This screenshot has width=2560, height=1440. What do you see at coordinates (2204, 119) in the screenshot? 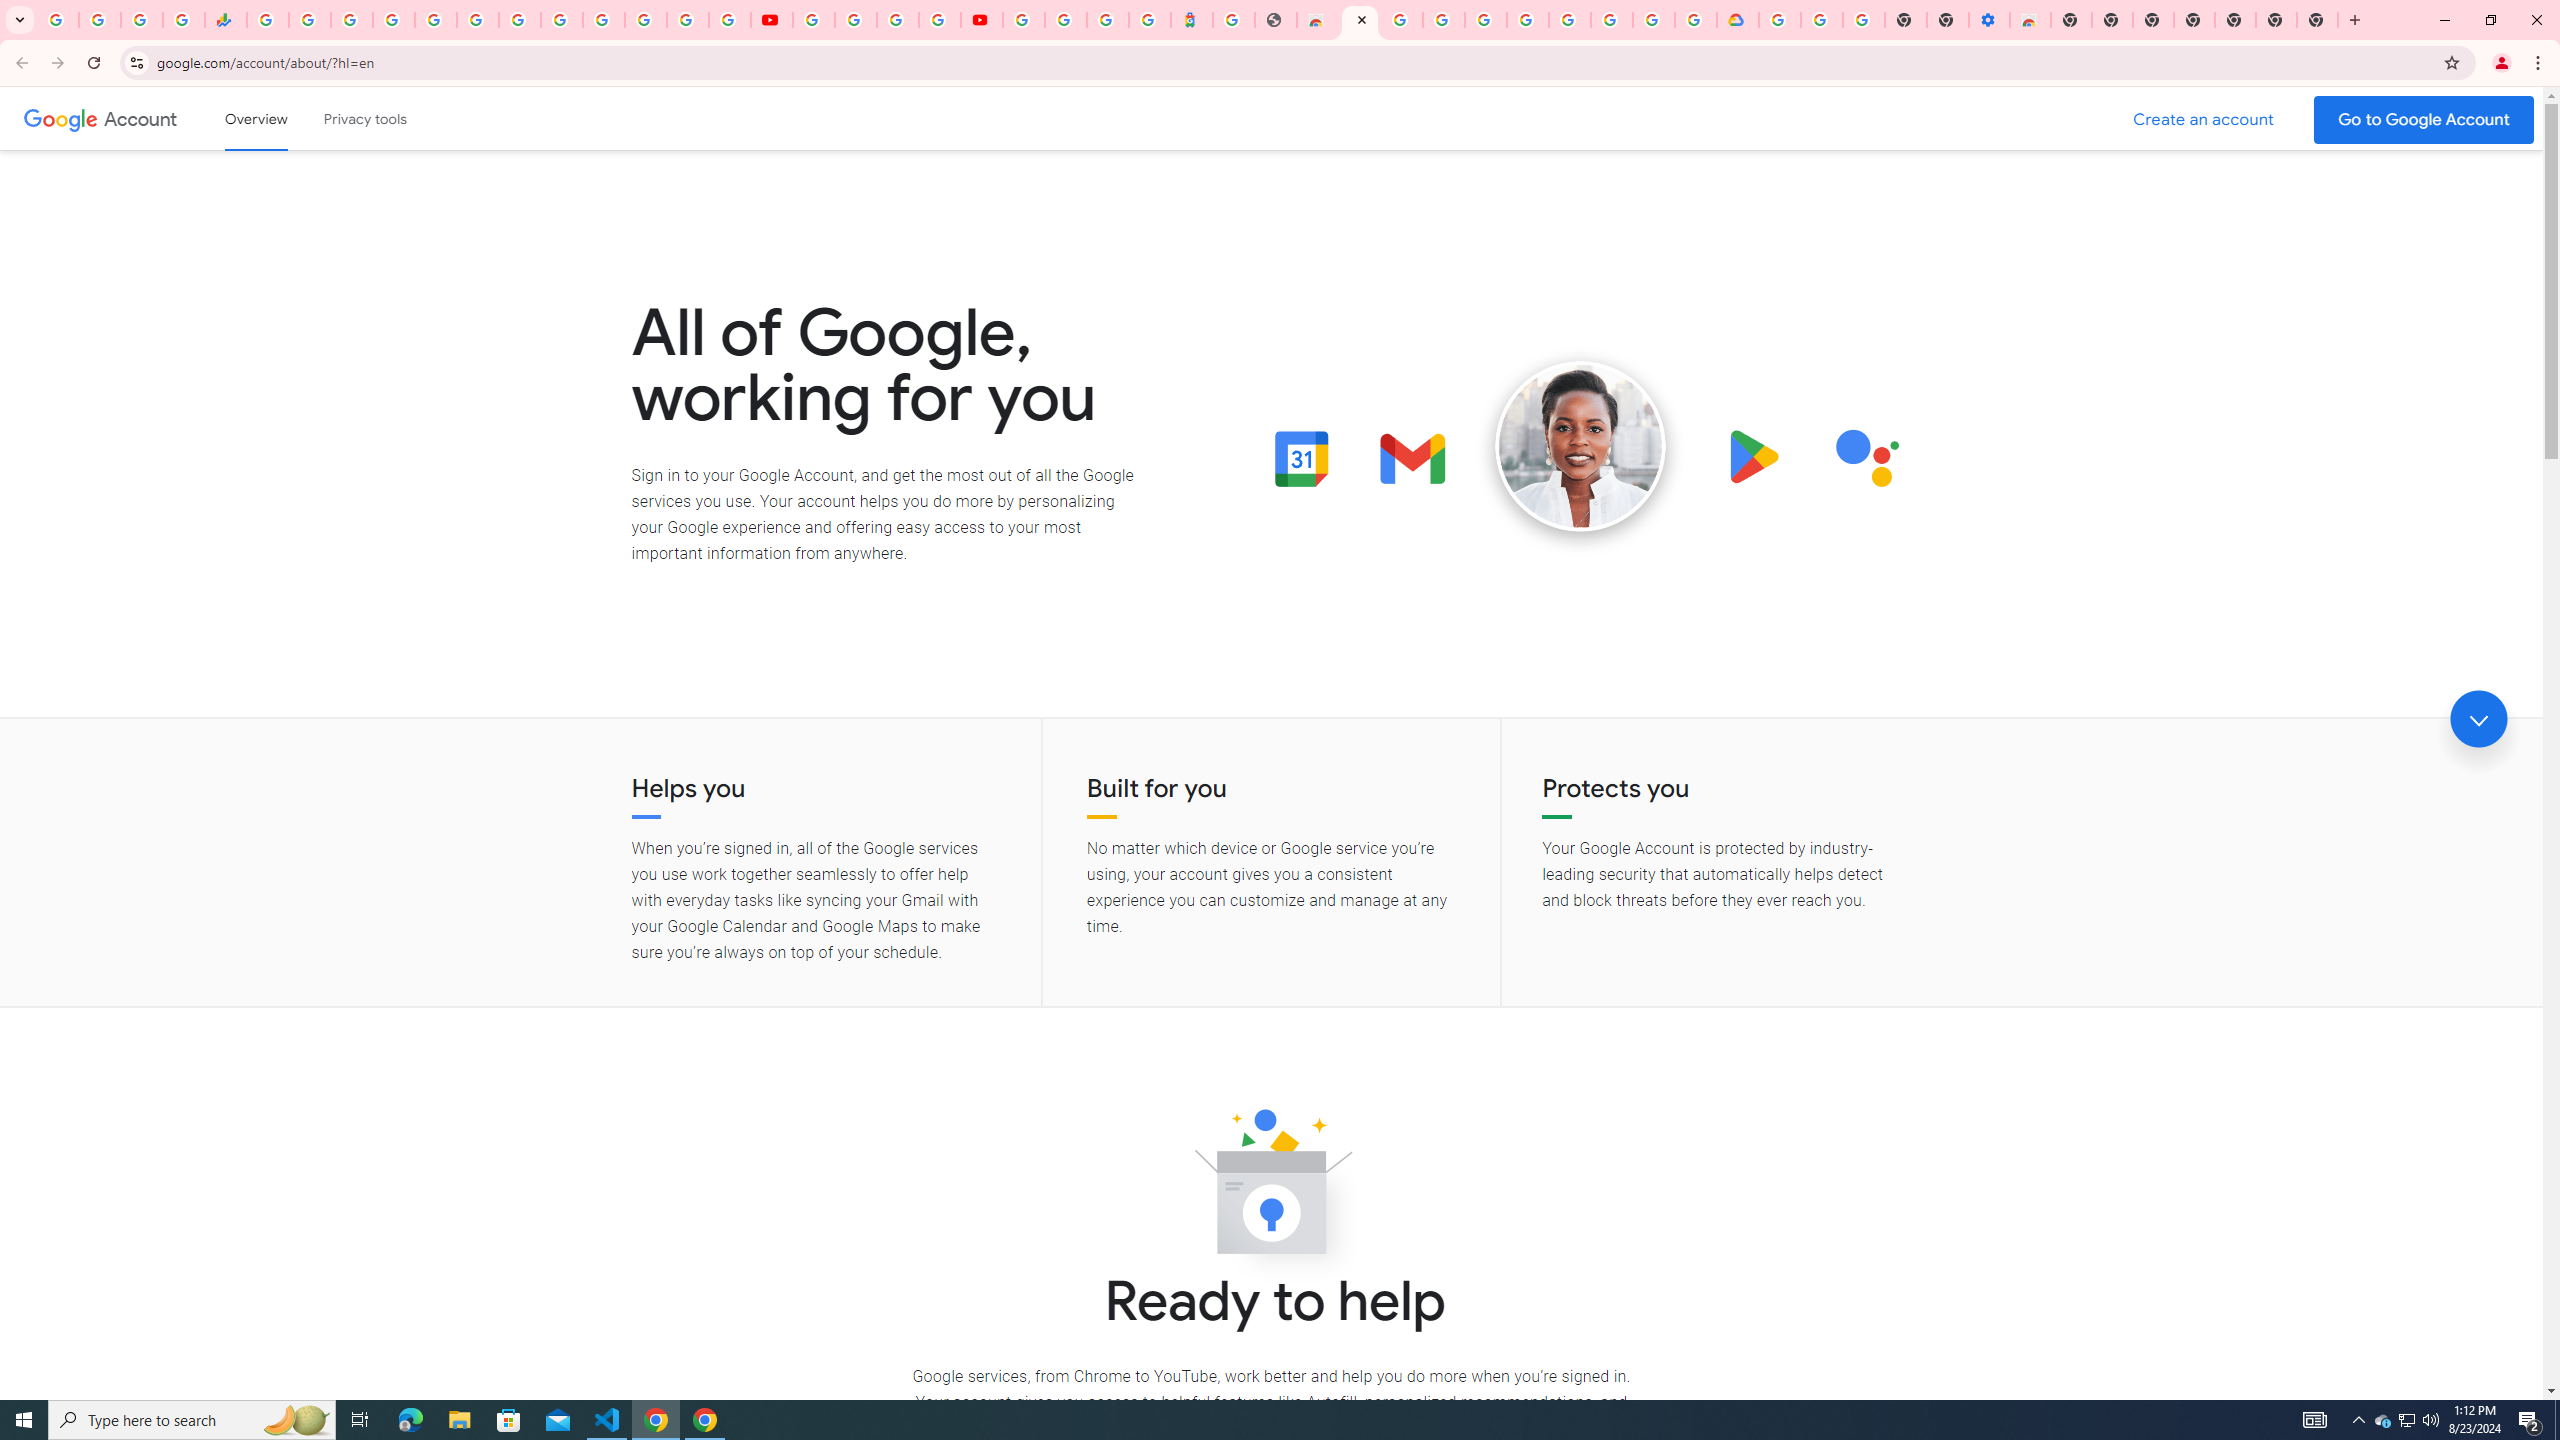
I see `'Create a Google Account'` at bounding box center [2204, 119].